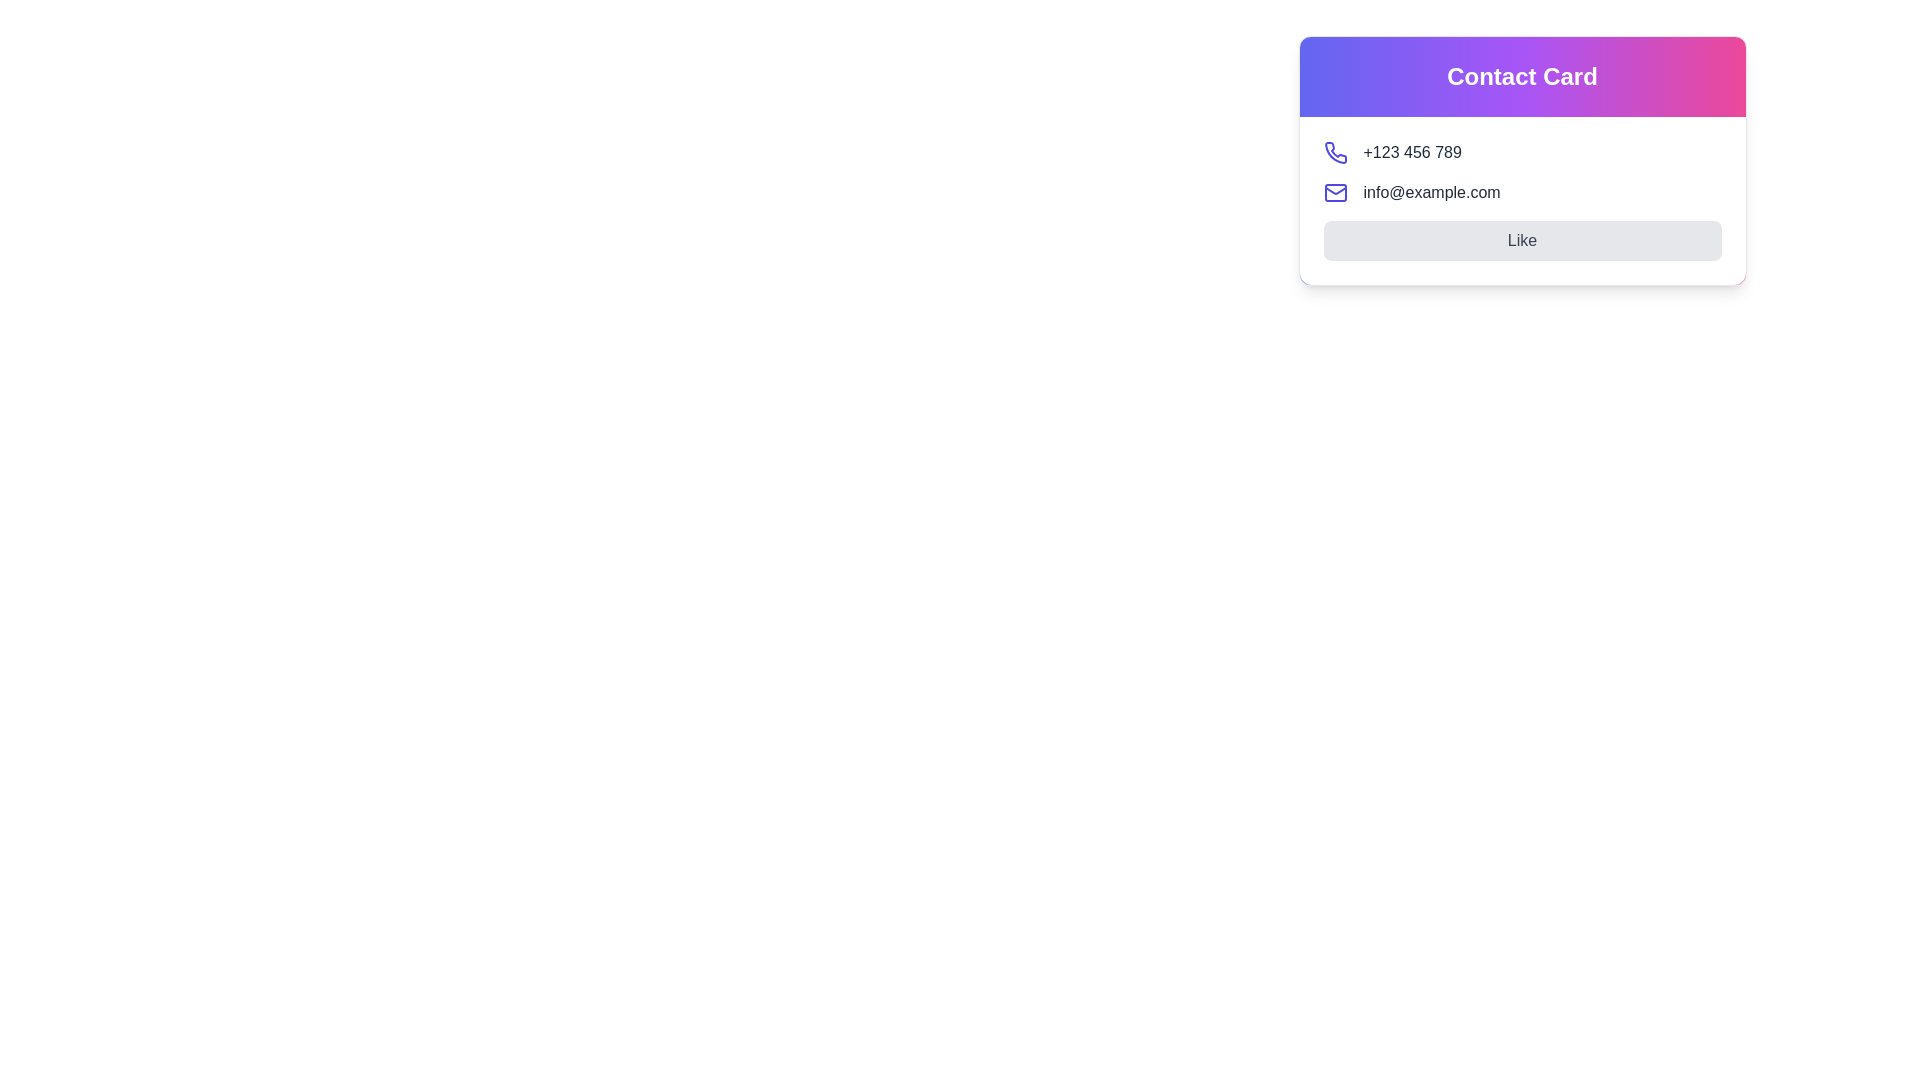  What do you see at coordinates (1335, 192) in the screenshot?
I see `the indigo envelope-shaped icon associated with the email functionality, located to the left of 'info@example.com'` at bounding box center [1335, 192].